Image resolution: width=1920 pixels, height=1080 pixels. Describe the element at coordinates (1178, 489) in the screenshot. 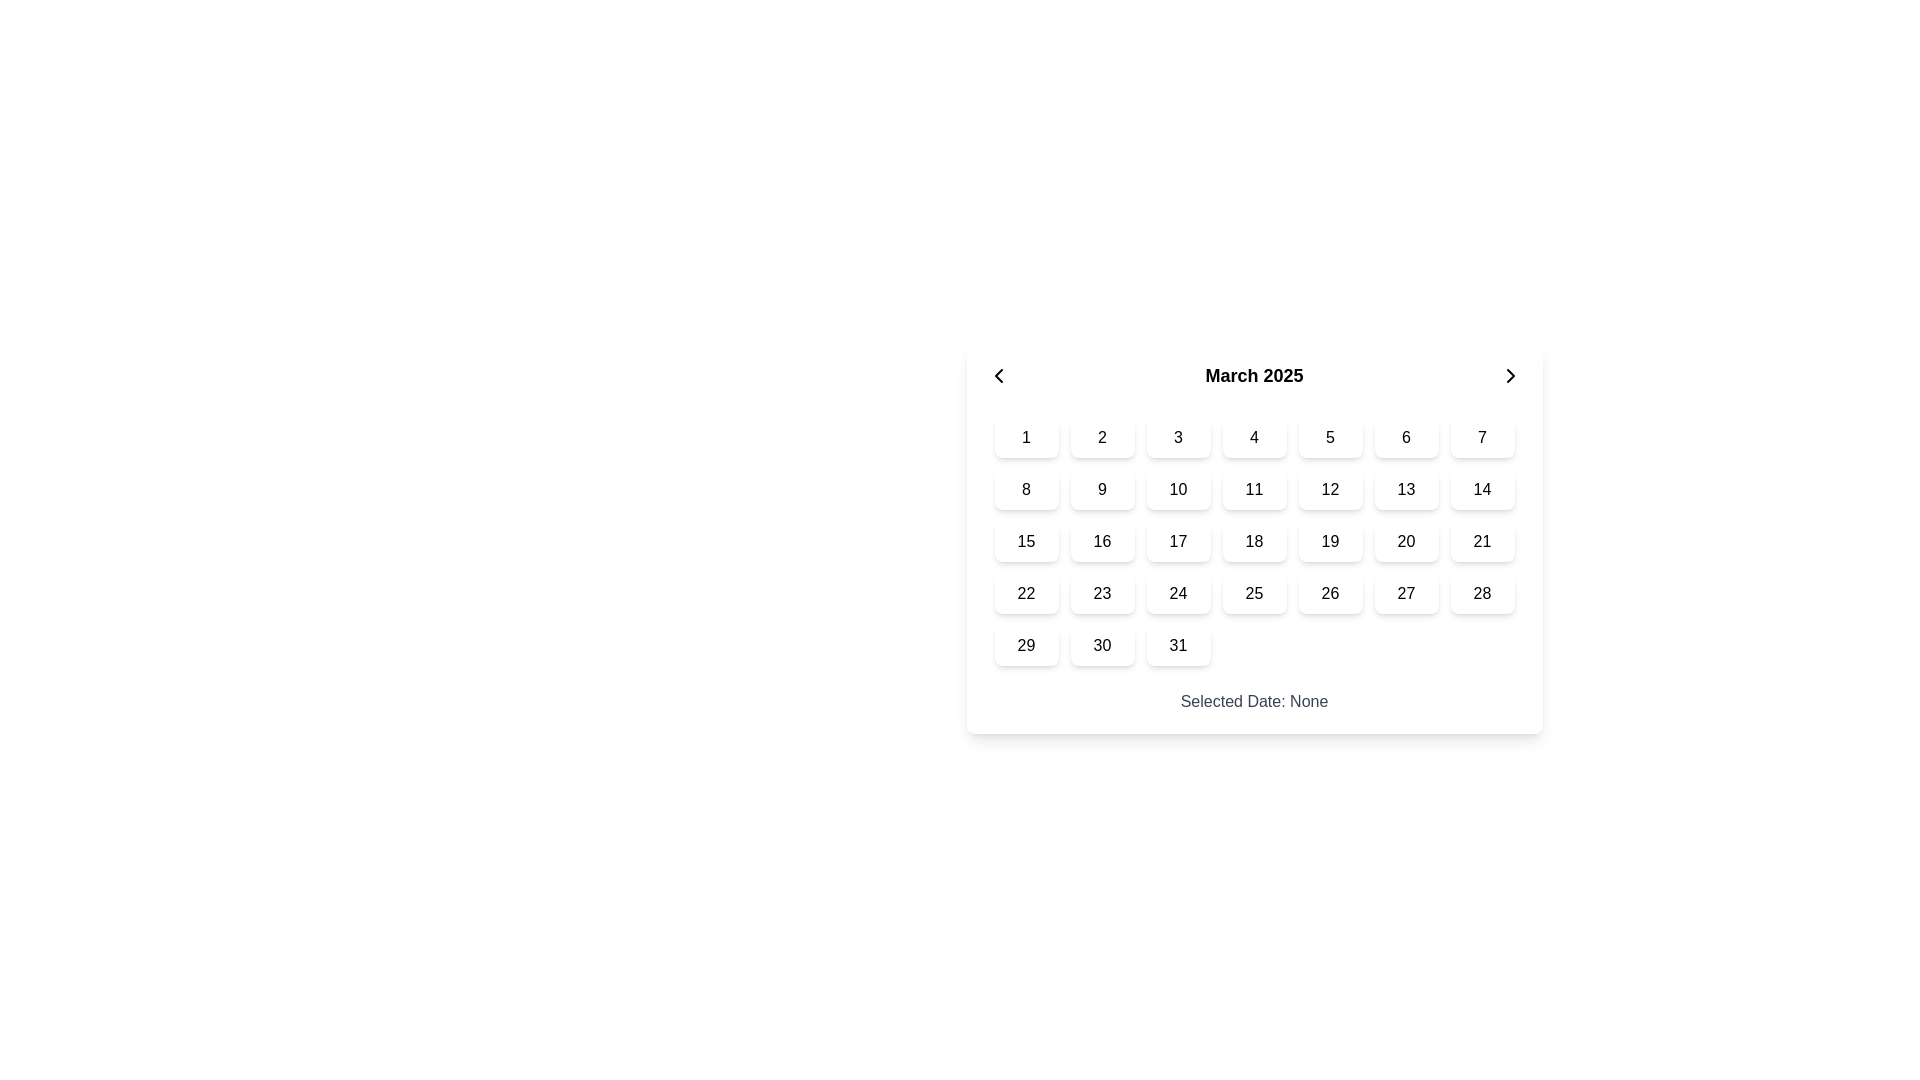

I see `the rounded rectangular button labeled '10' in the second row and third column of the grid` at that location.